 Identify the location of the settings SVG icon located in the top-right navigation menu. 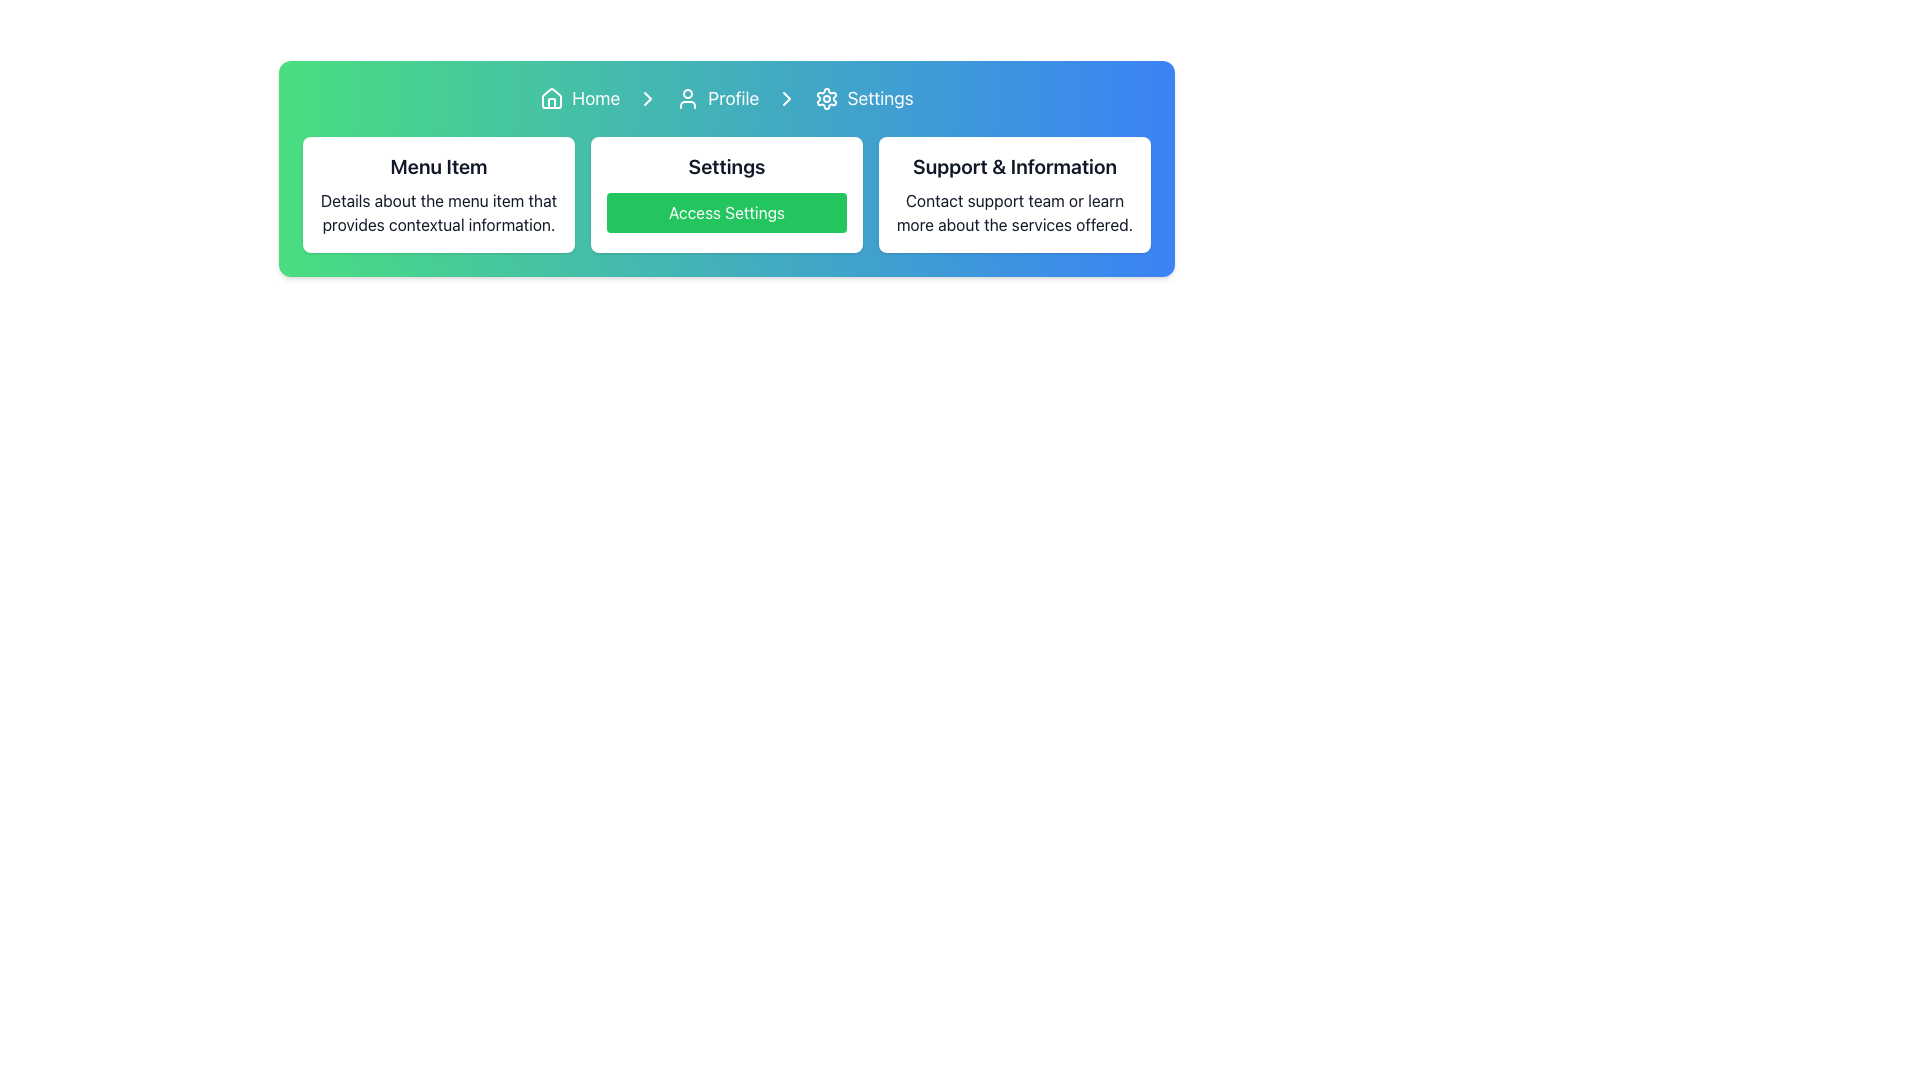
(827, 99).